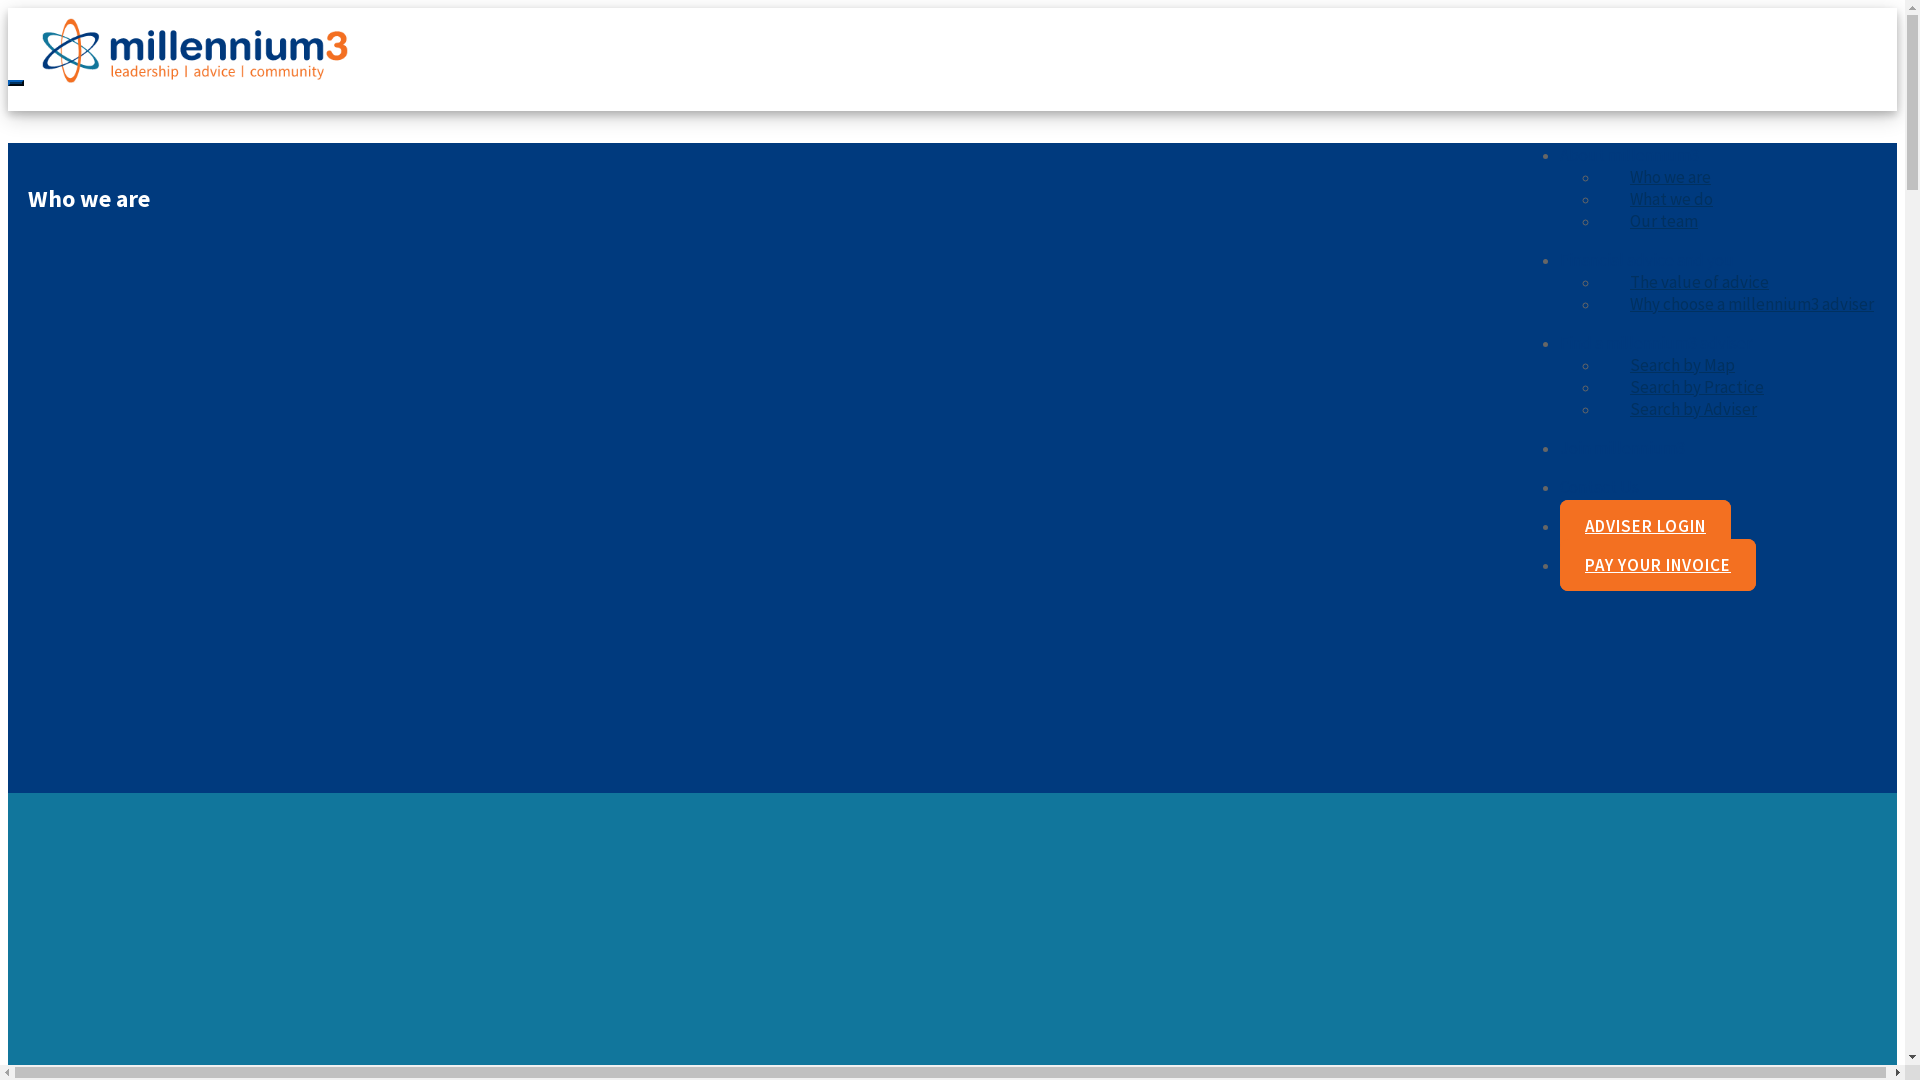 This screenshot has height=1080, width=1920. Describe the element at coordinates (1664, 220) in the screenshot. I see `'Our team'` at that location.